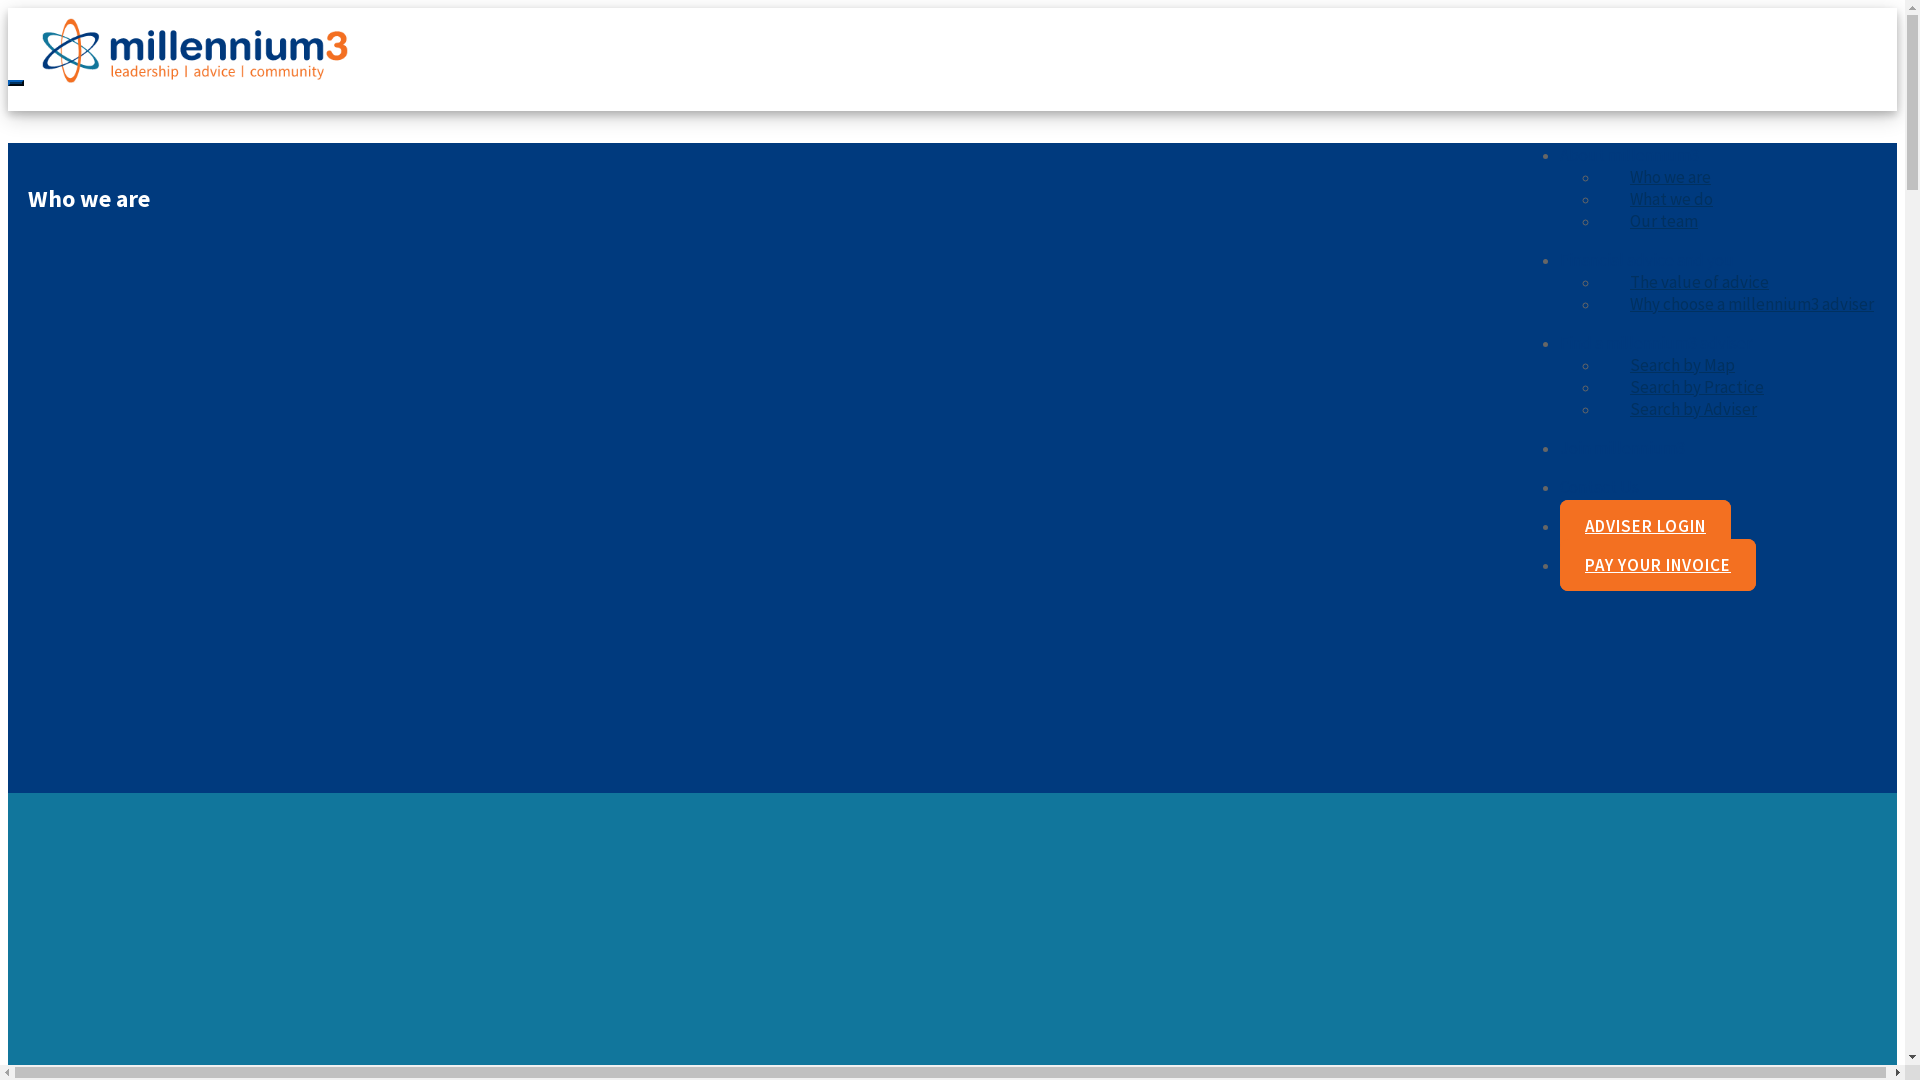 This screenshot has height=1080, width=1920. Describe the element at coordinates (1664, 220) in the screenshot. I see `'Our team'` at that location.